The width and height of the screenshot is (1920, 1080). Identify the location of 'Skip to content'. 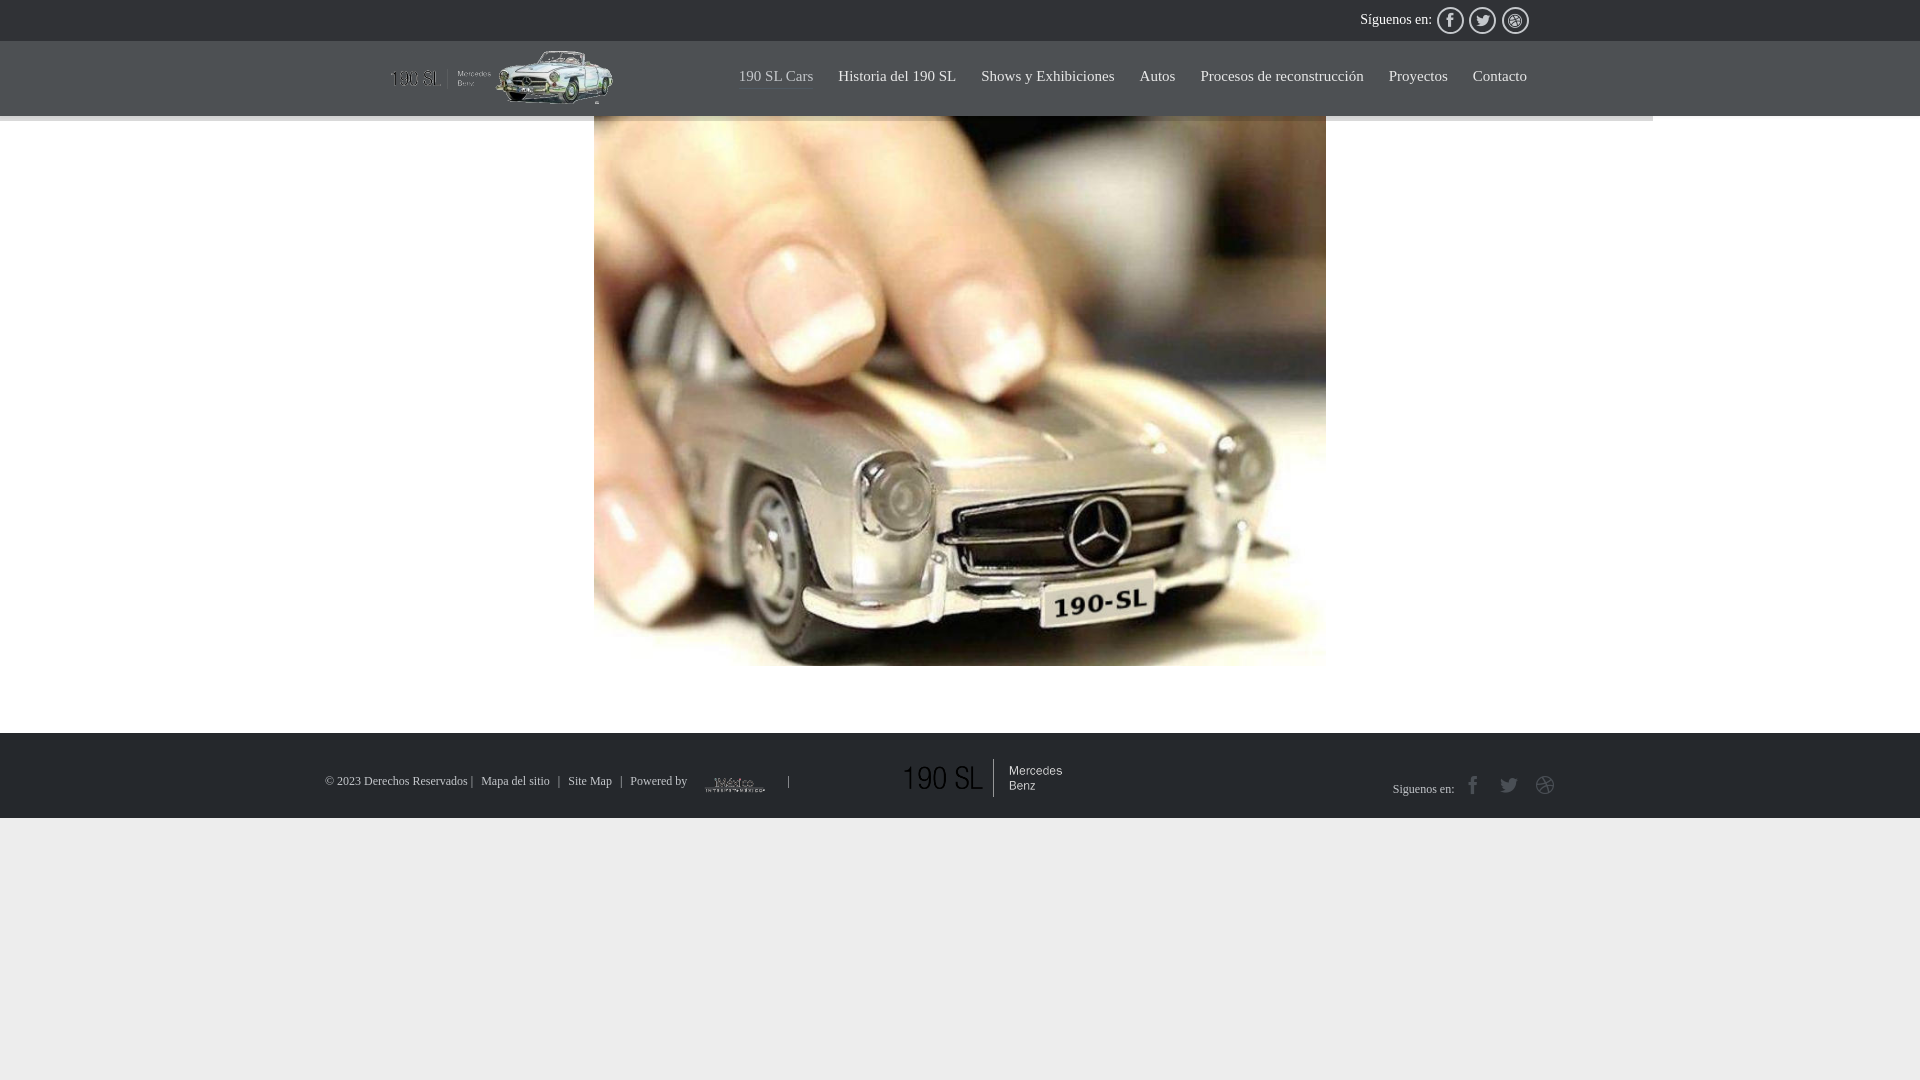
(1539, 58).